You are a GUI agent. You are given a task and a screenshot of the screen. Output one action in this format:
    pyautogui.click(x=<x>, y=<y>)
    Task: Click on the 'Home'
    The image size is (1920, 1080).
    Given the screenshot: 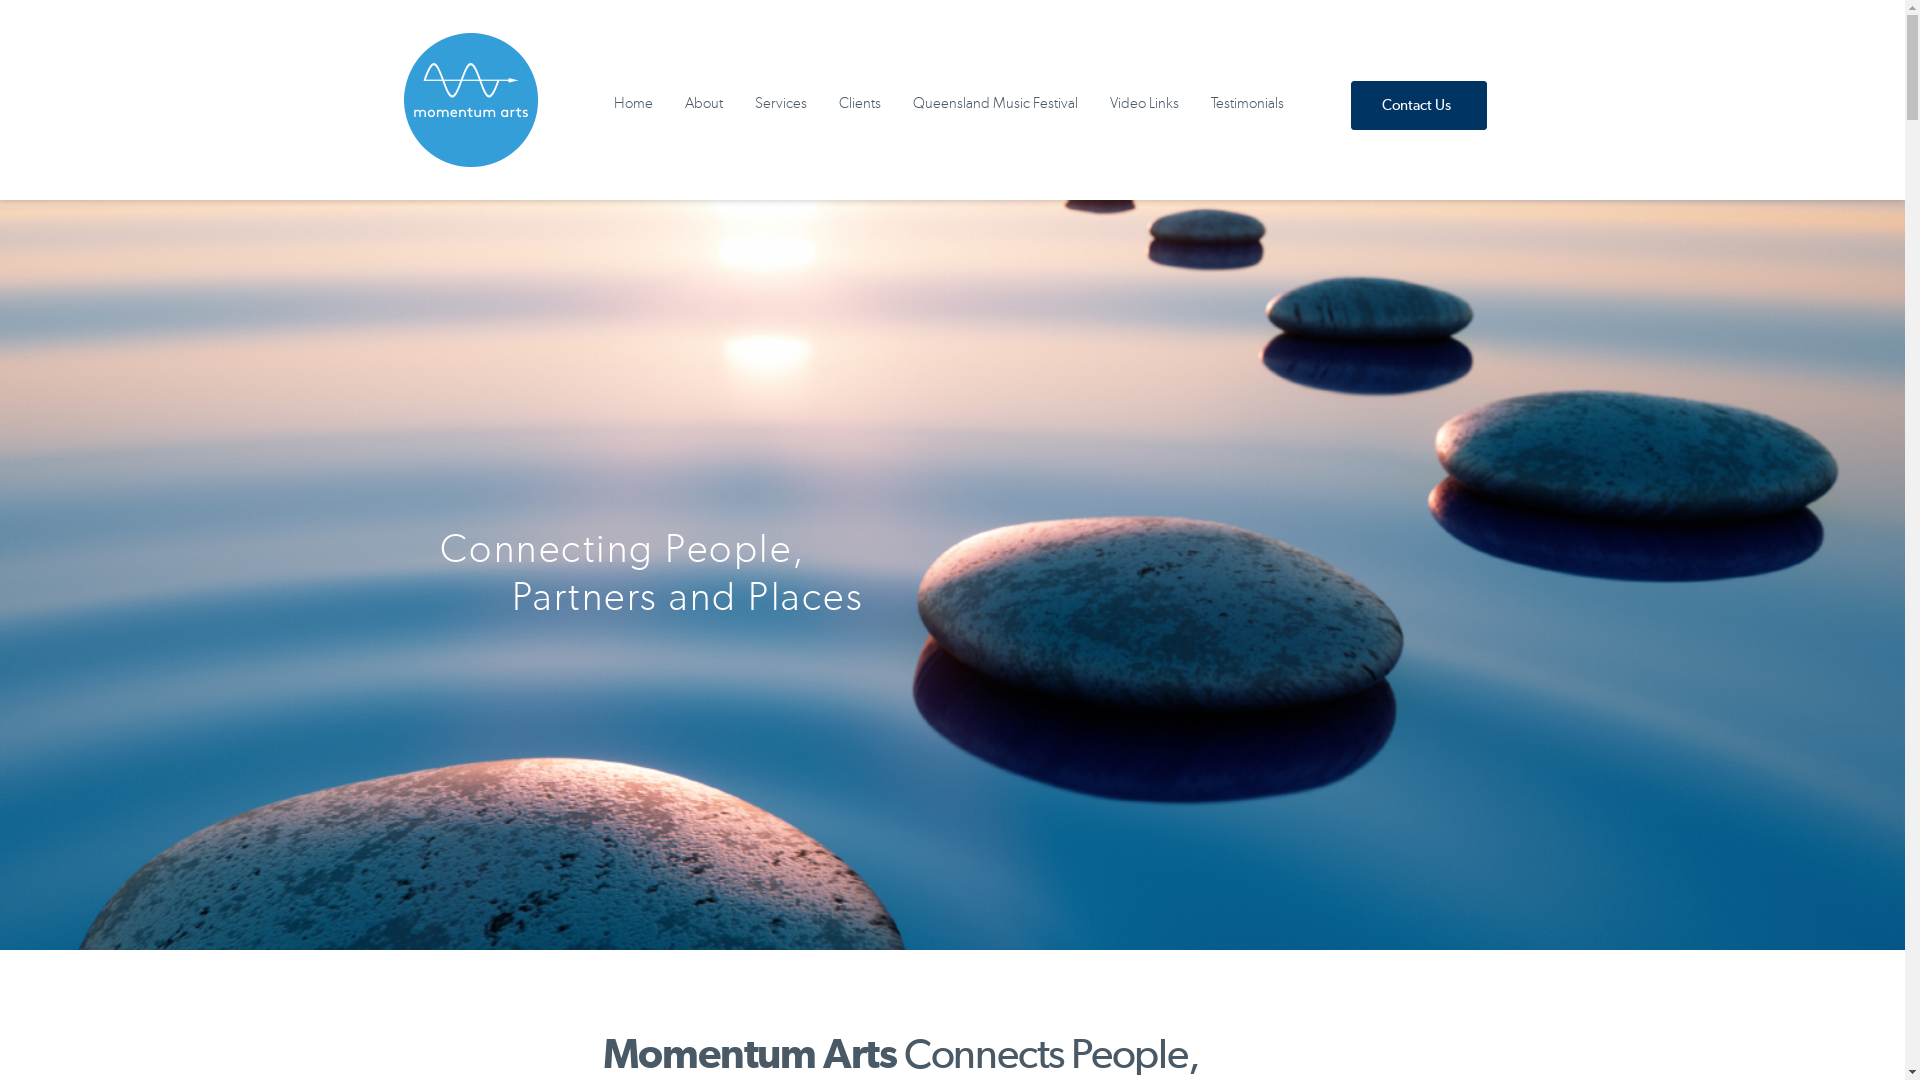 What is the action you would take?
    pyautogui.click(x=632, y=104)
    